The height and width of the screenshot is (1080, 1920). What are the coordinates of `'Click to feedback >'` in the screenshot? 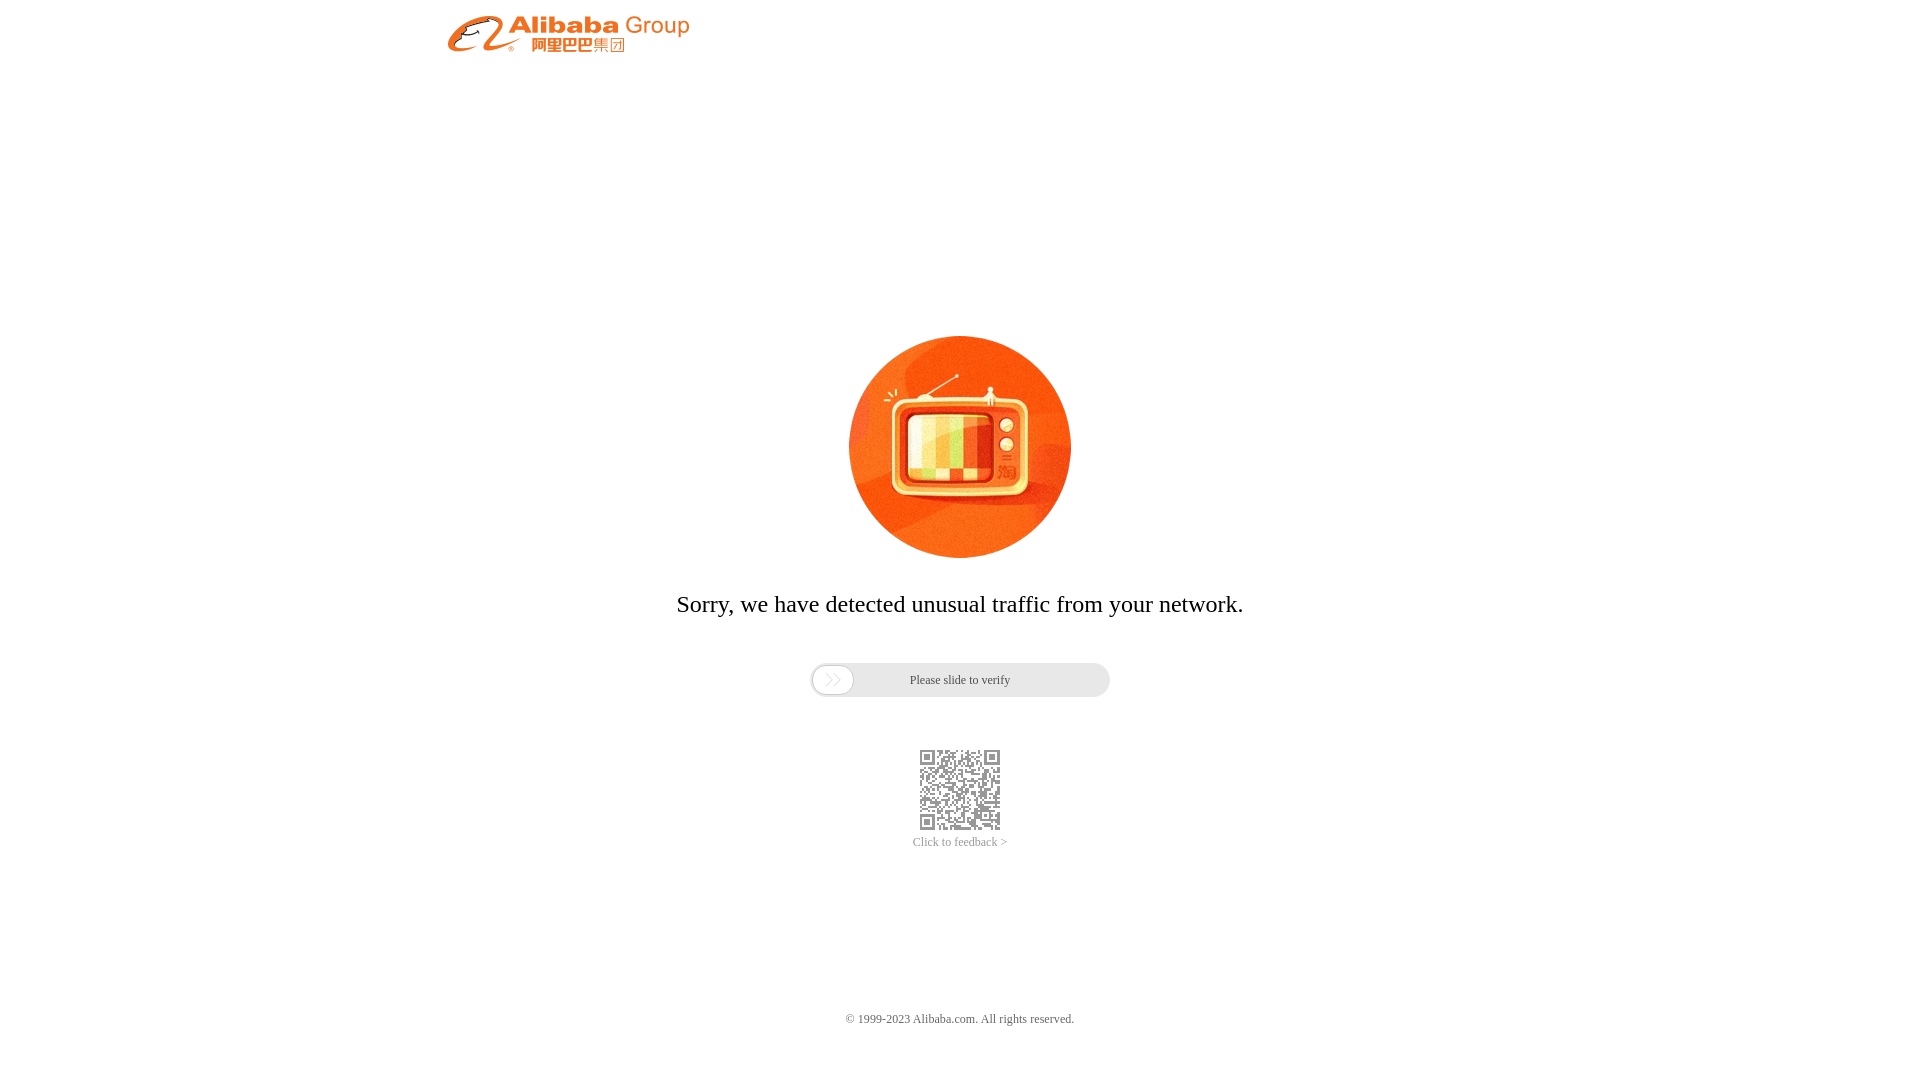 It's located at (960, 842).